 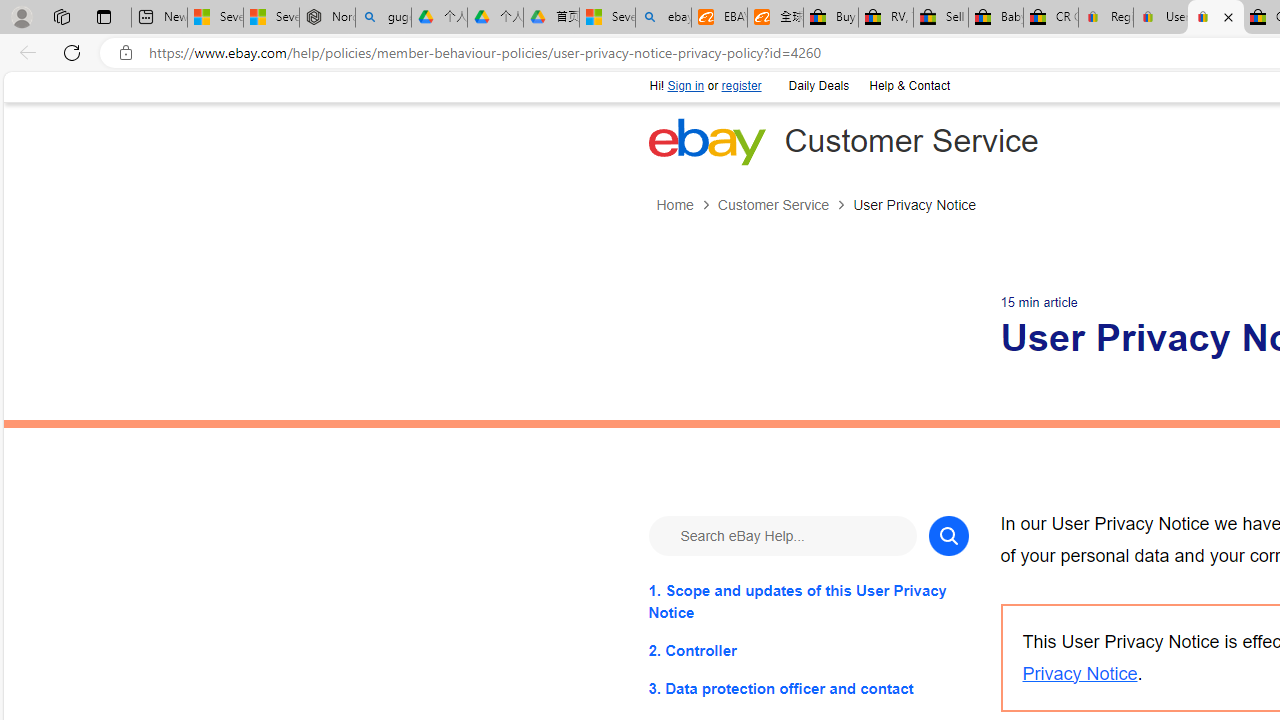 I want to click on 'guge yunpan - Search', so click(x=383, y=17).